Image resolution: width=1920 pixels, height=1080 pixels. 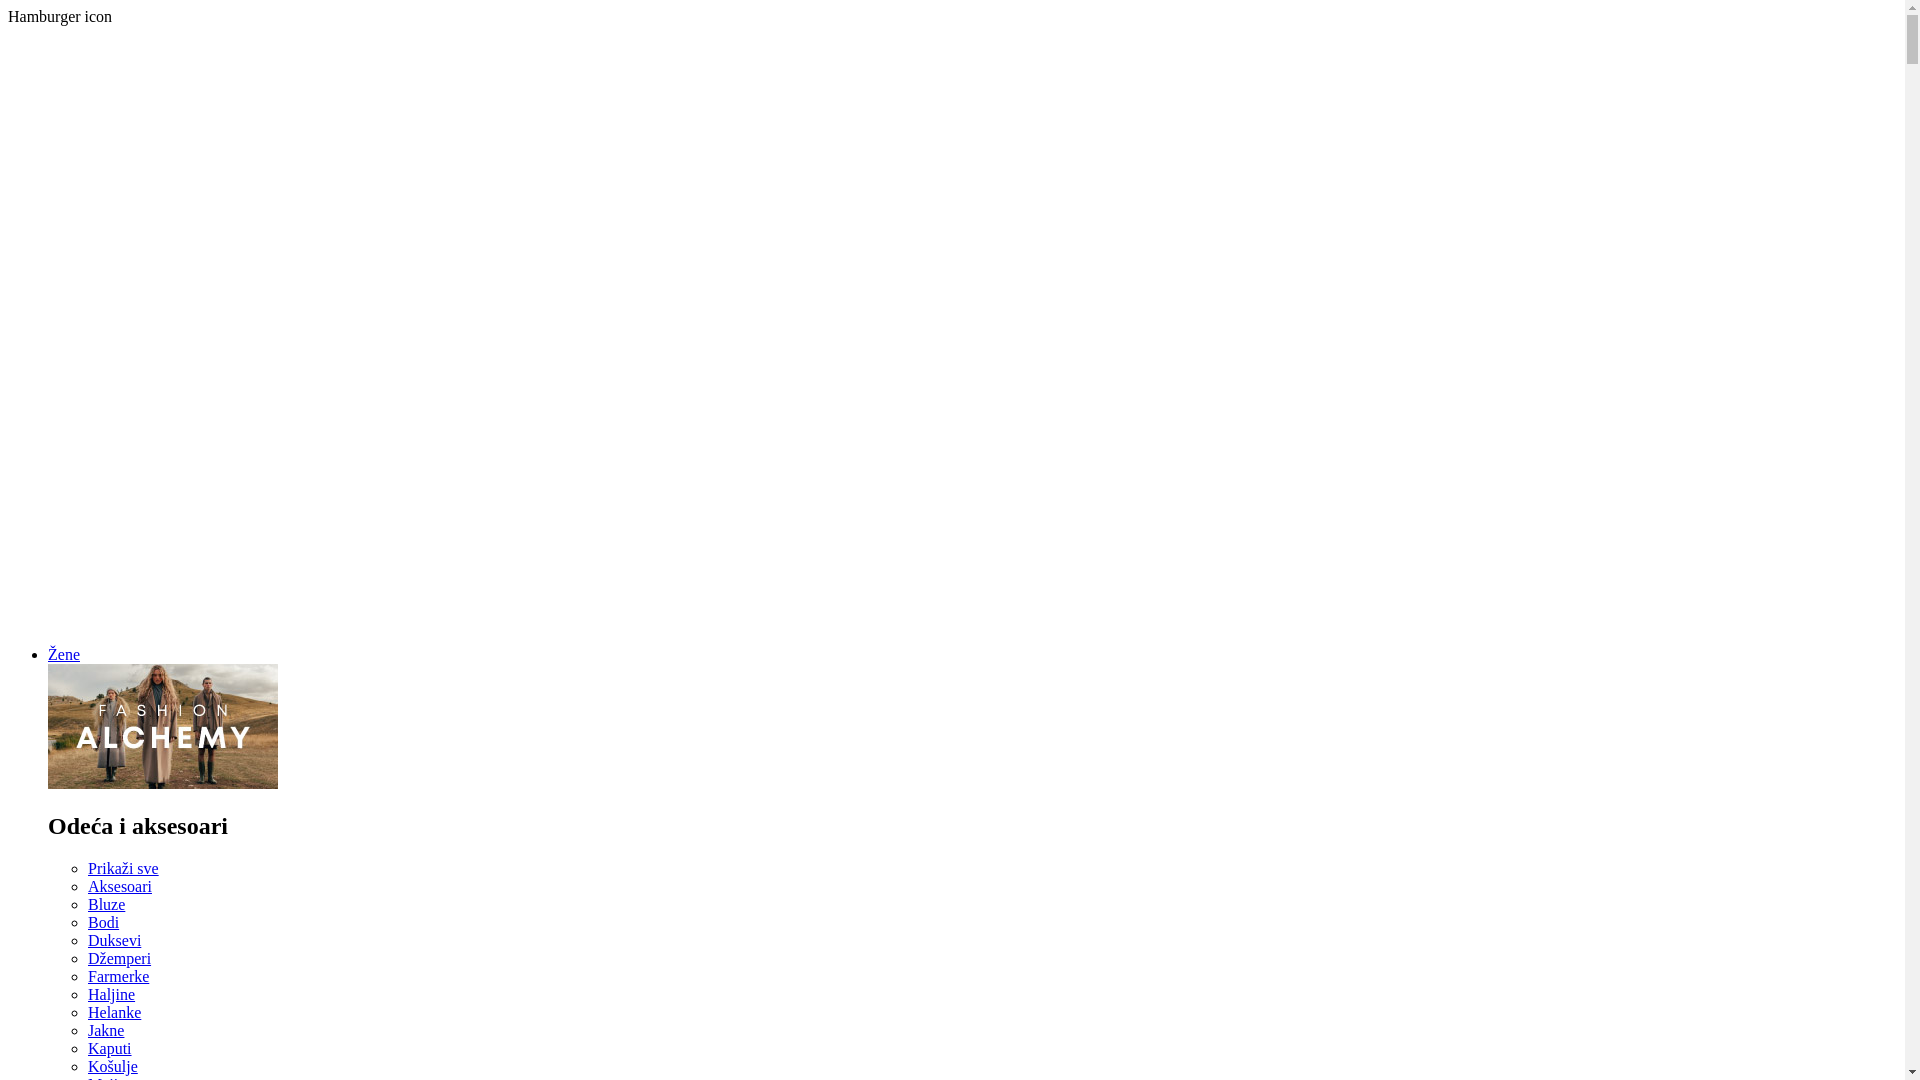 What do you see at coordinates (119, 885) in the screenshot?
I see `'Aksesoari'` at bounding box center [119, 885].